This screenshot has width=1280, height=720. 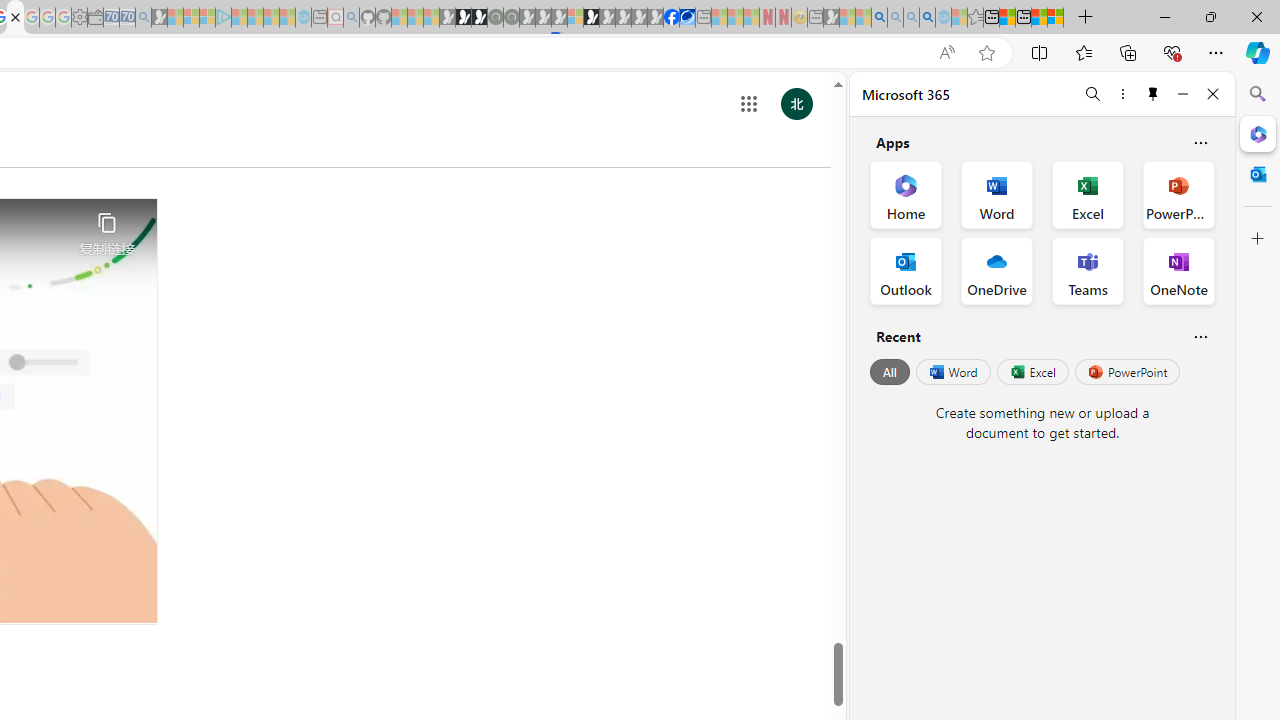 What do you see at coordinates (1087, 271) in the screenshot?
I see `'Teams Office App'` at bounding box center [1087, 271].